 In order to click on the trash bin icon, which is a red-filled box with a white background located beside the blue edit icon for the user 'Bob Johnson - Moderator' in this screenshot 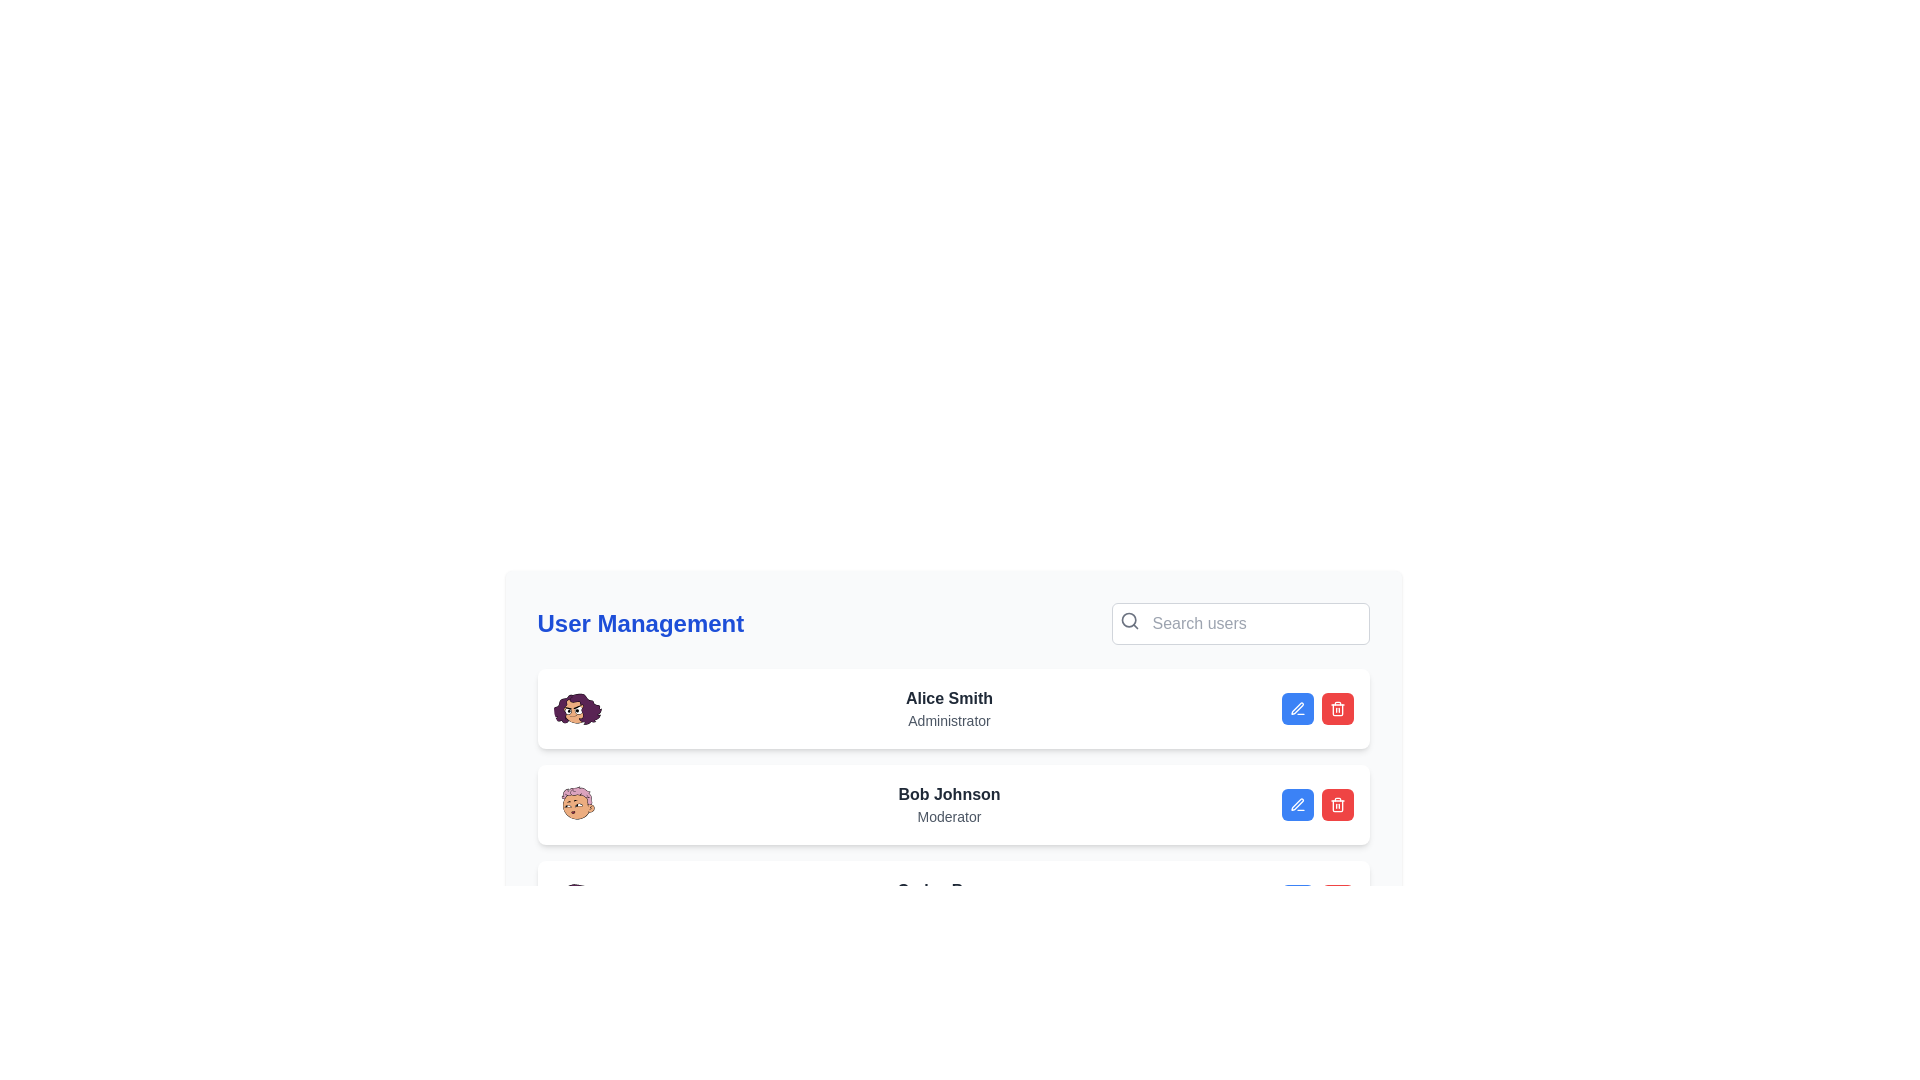, I will do `click(1337, 804)`.